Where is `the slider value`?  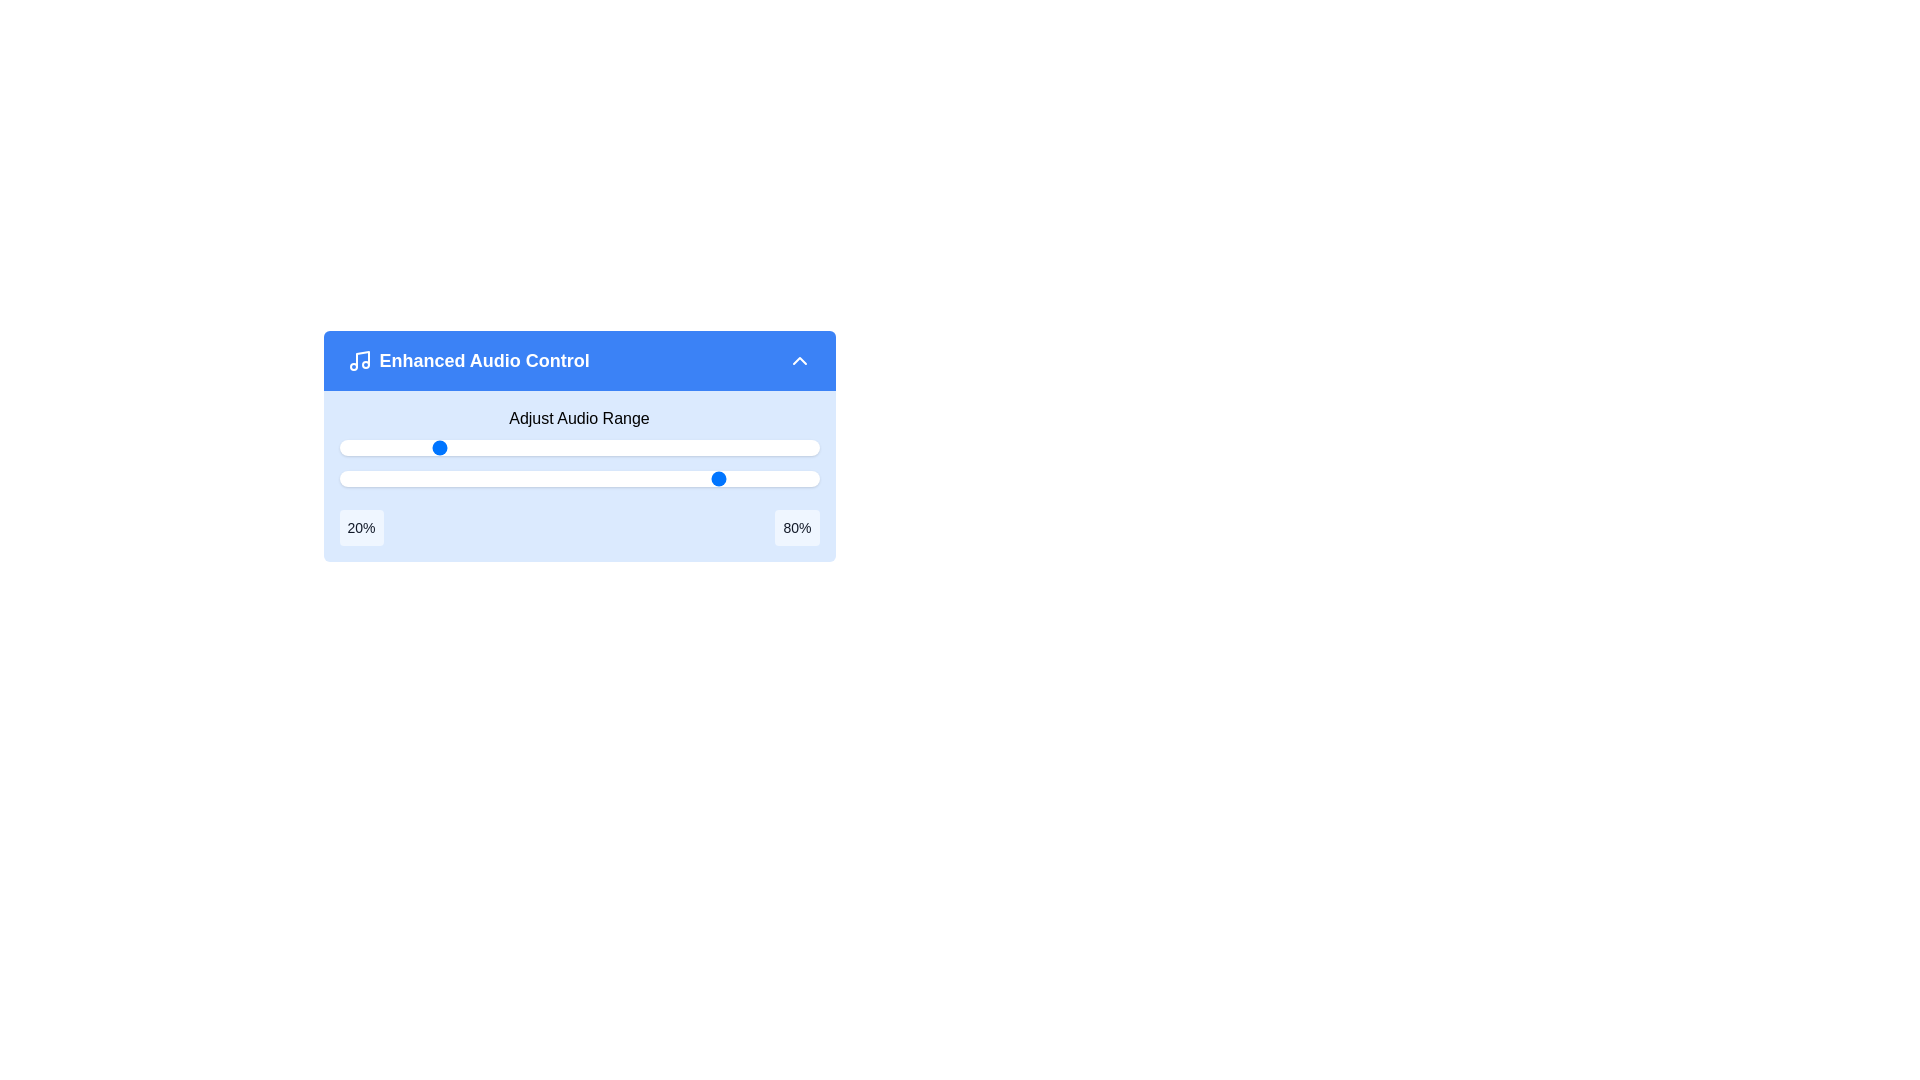 the slider value is located at coordinates (564, 446).